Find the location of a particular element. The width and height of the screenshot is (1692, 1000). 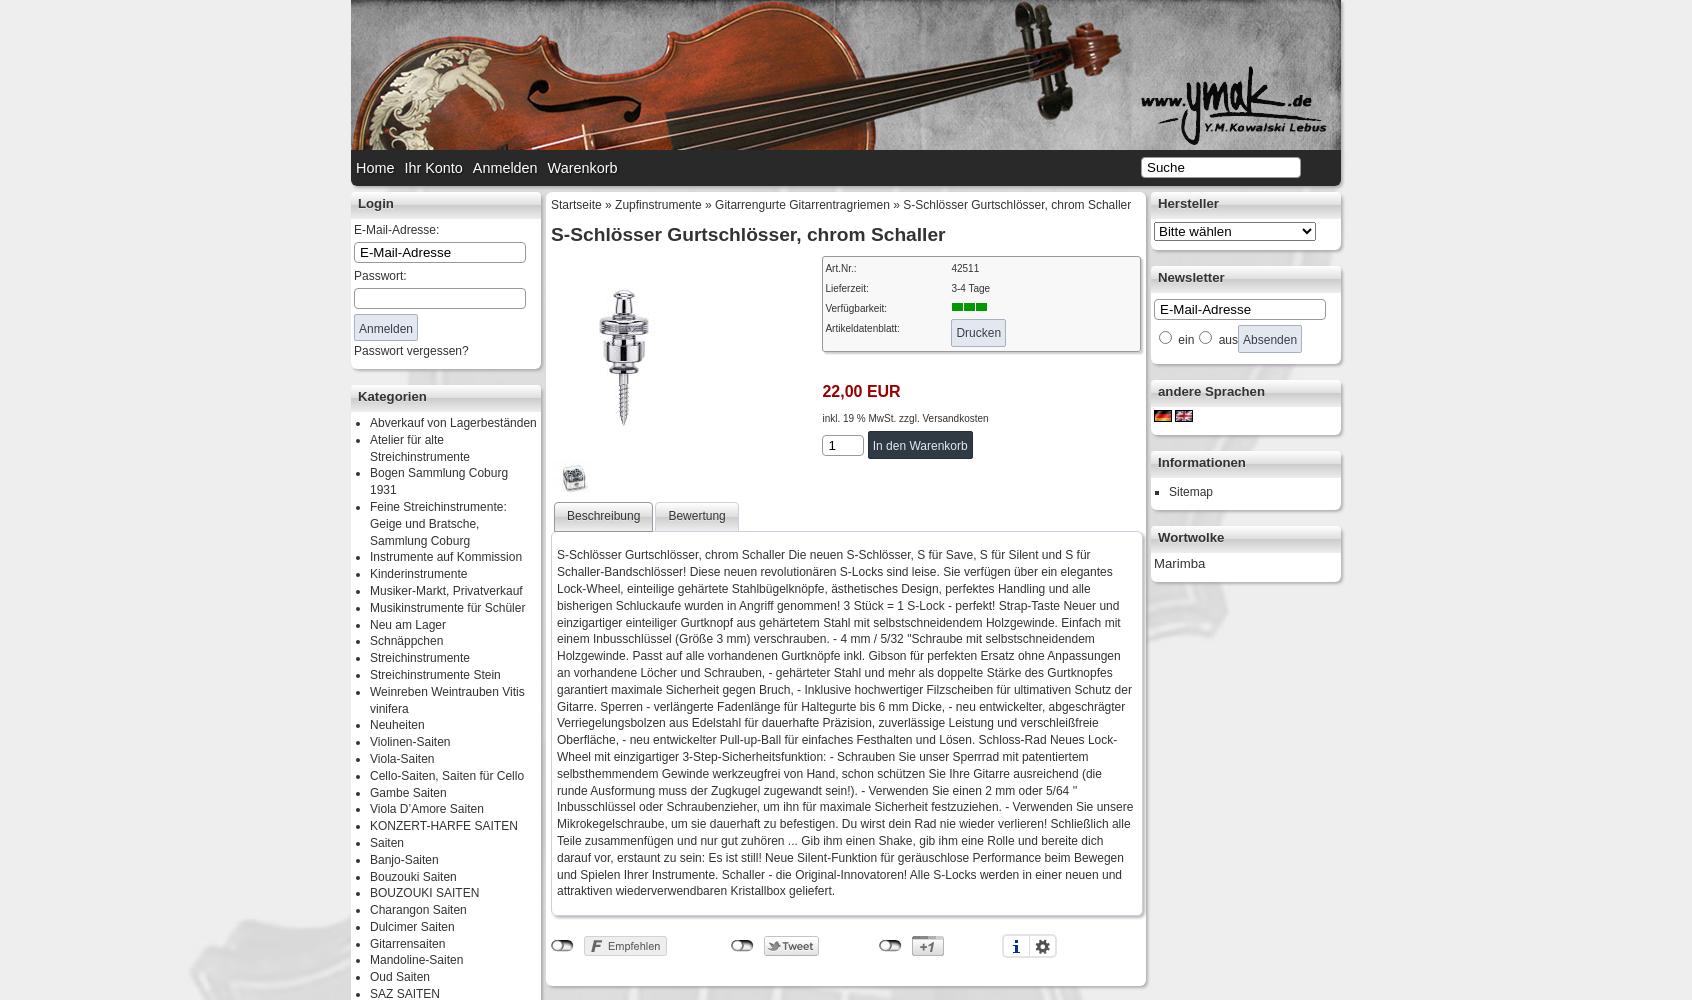

'ein' is located at coordinates (1183, 339).